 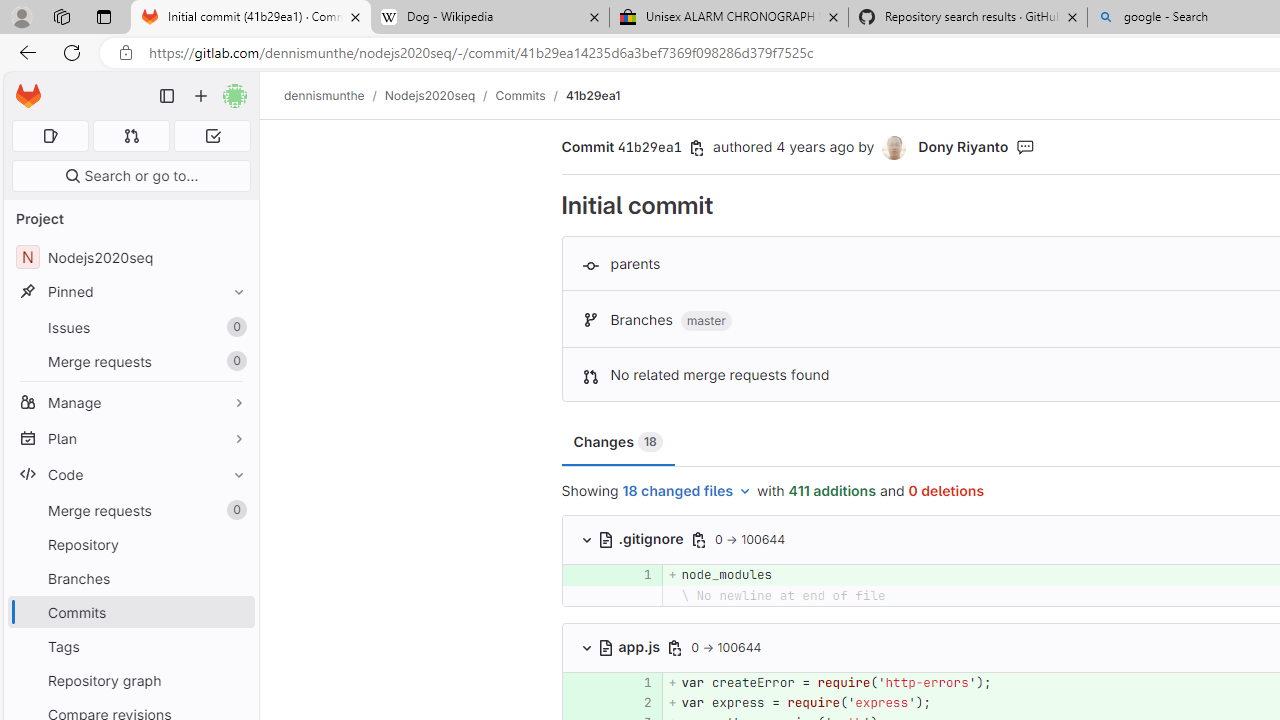 I want to click on 'Add a comment to this line ', so click(x=586, y=701).